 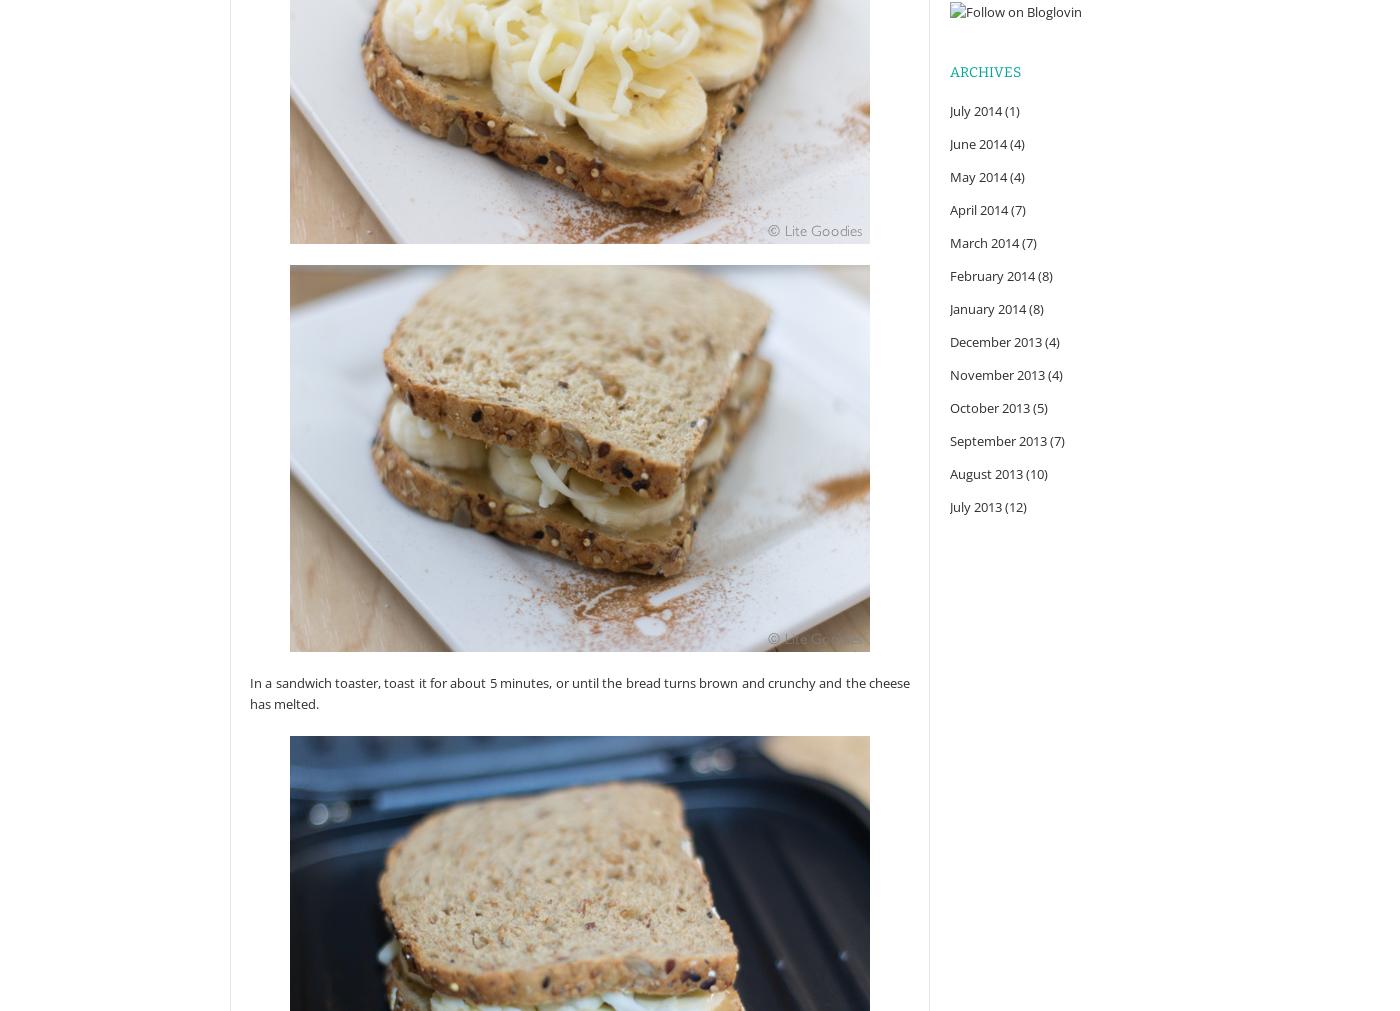 I want to click on 'October 2013', so click(x=989, y=407).